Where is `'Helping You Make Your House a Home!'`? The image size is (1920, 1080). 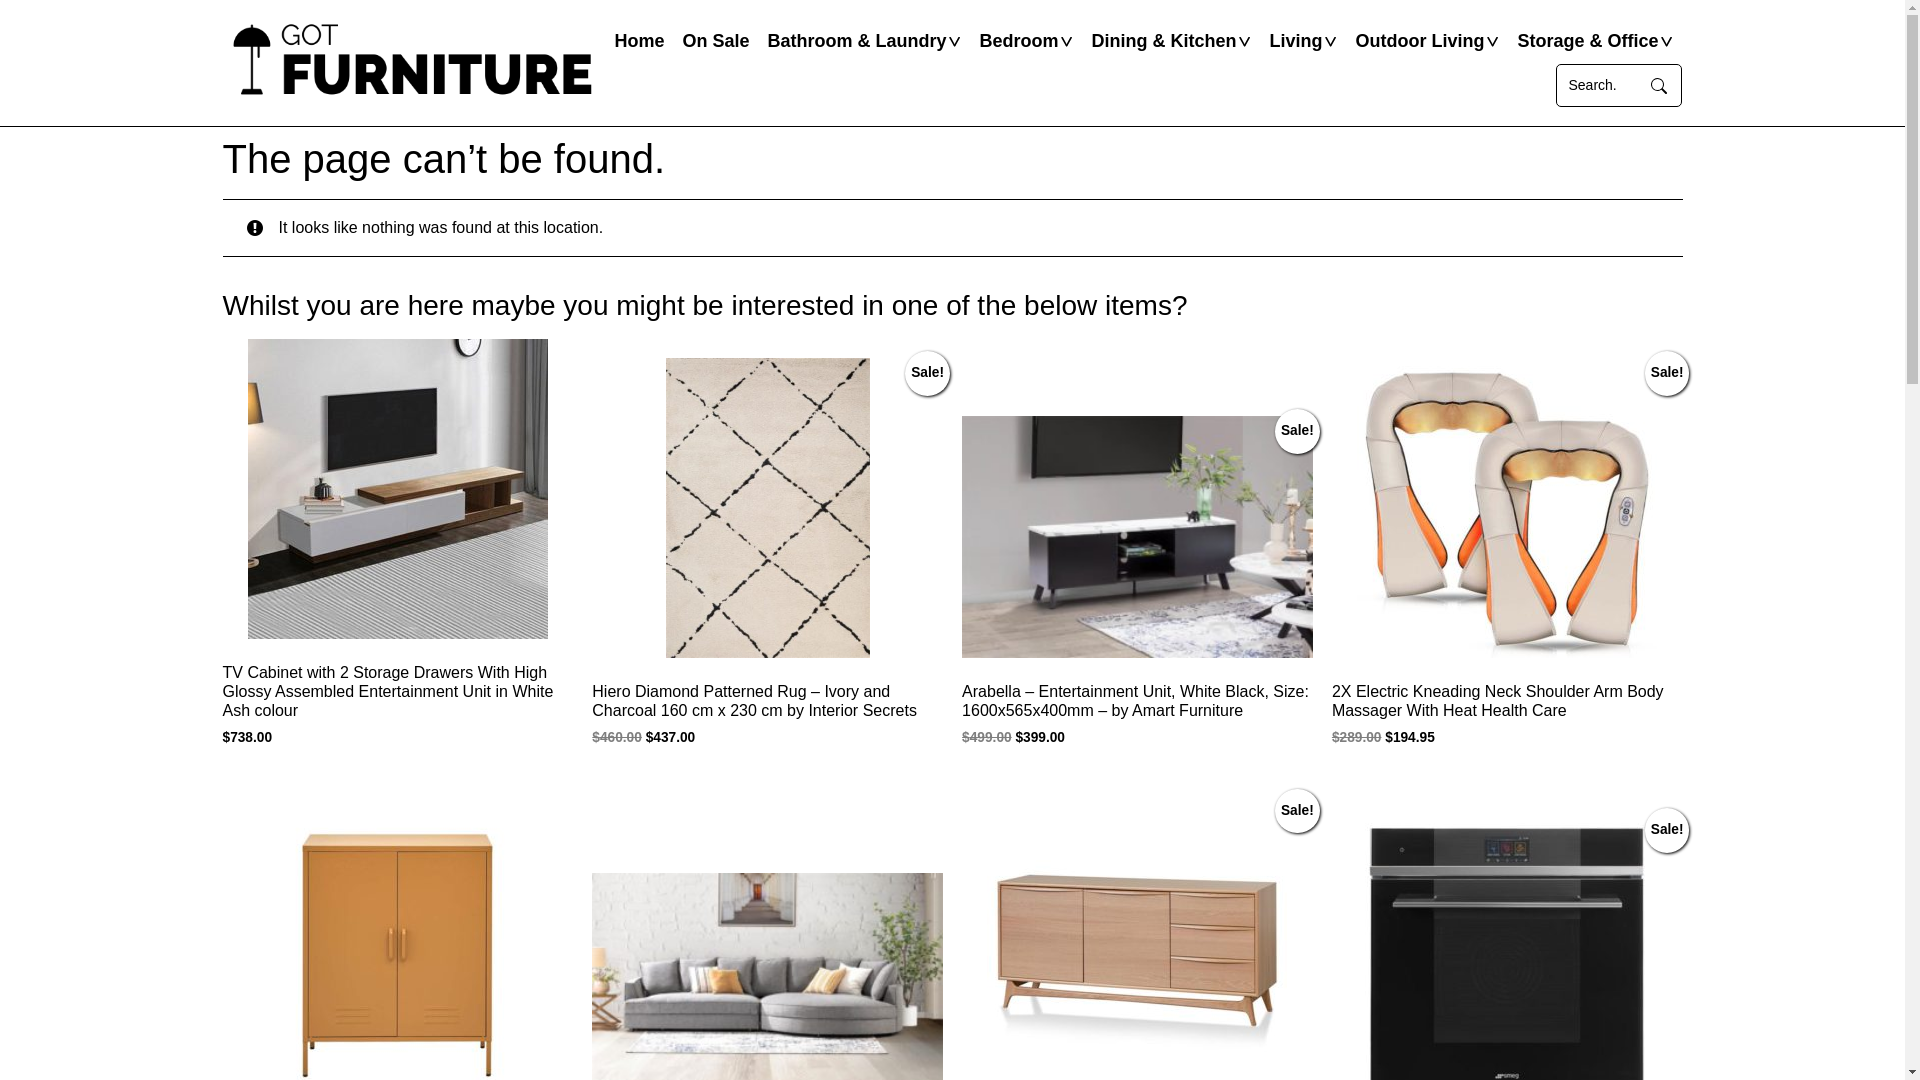 'Helping You Make Your House a Home!' is located at coordinates (411, 61).